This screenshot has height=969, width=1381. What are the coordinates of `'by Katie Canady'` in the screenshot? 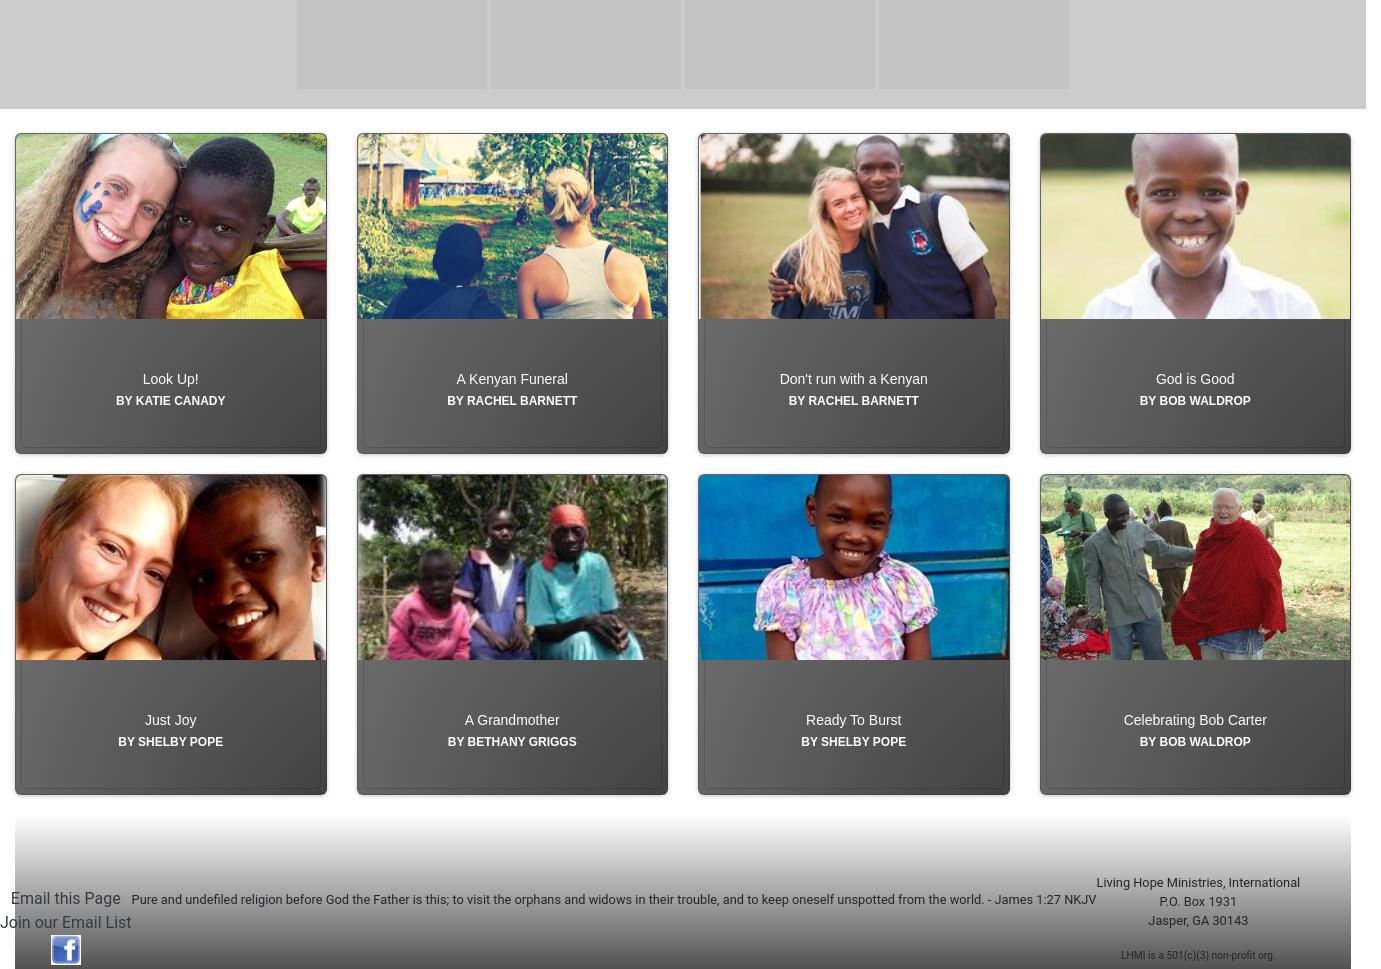 It's located at (169, 446).